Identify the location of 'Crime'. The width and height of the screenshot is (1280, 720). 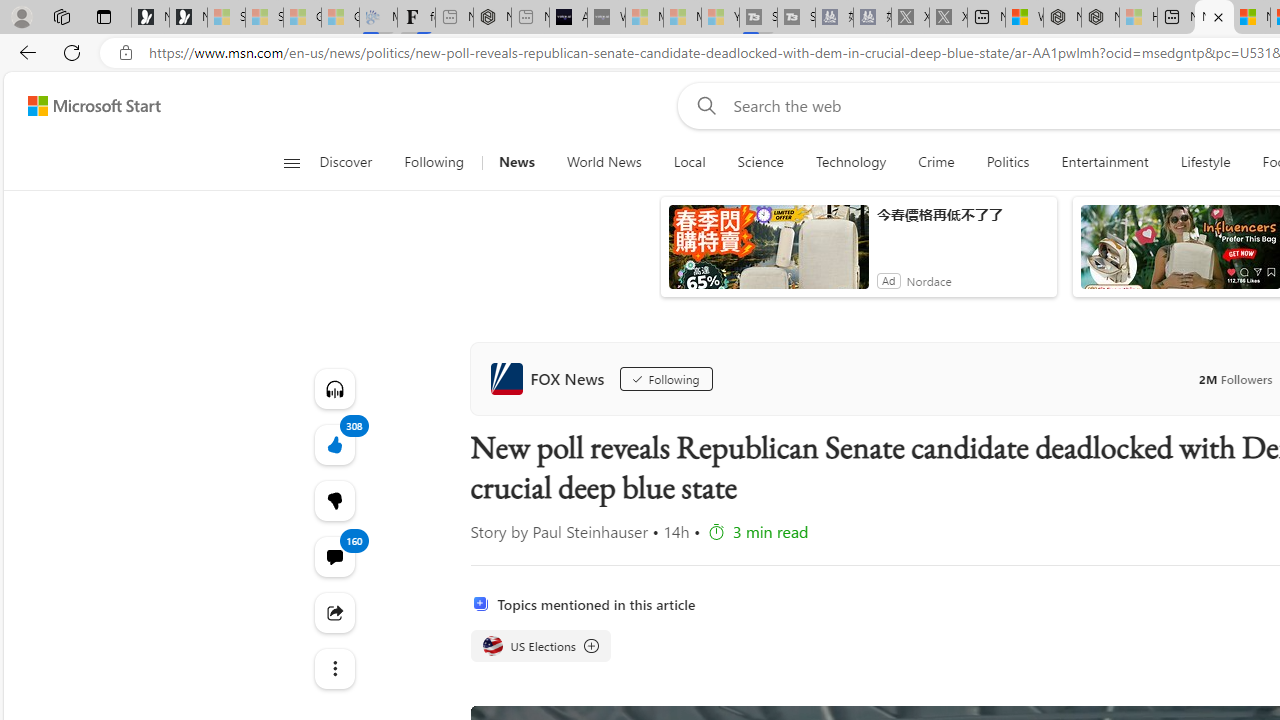
(935, 162).